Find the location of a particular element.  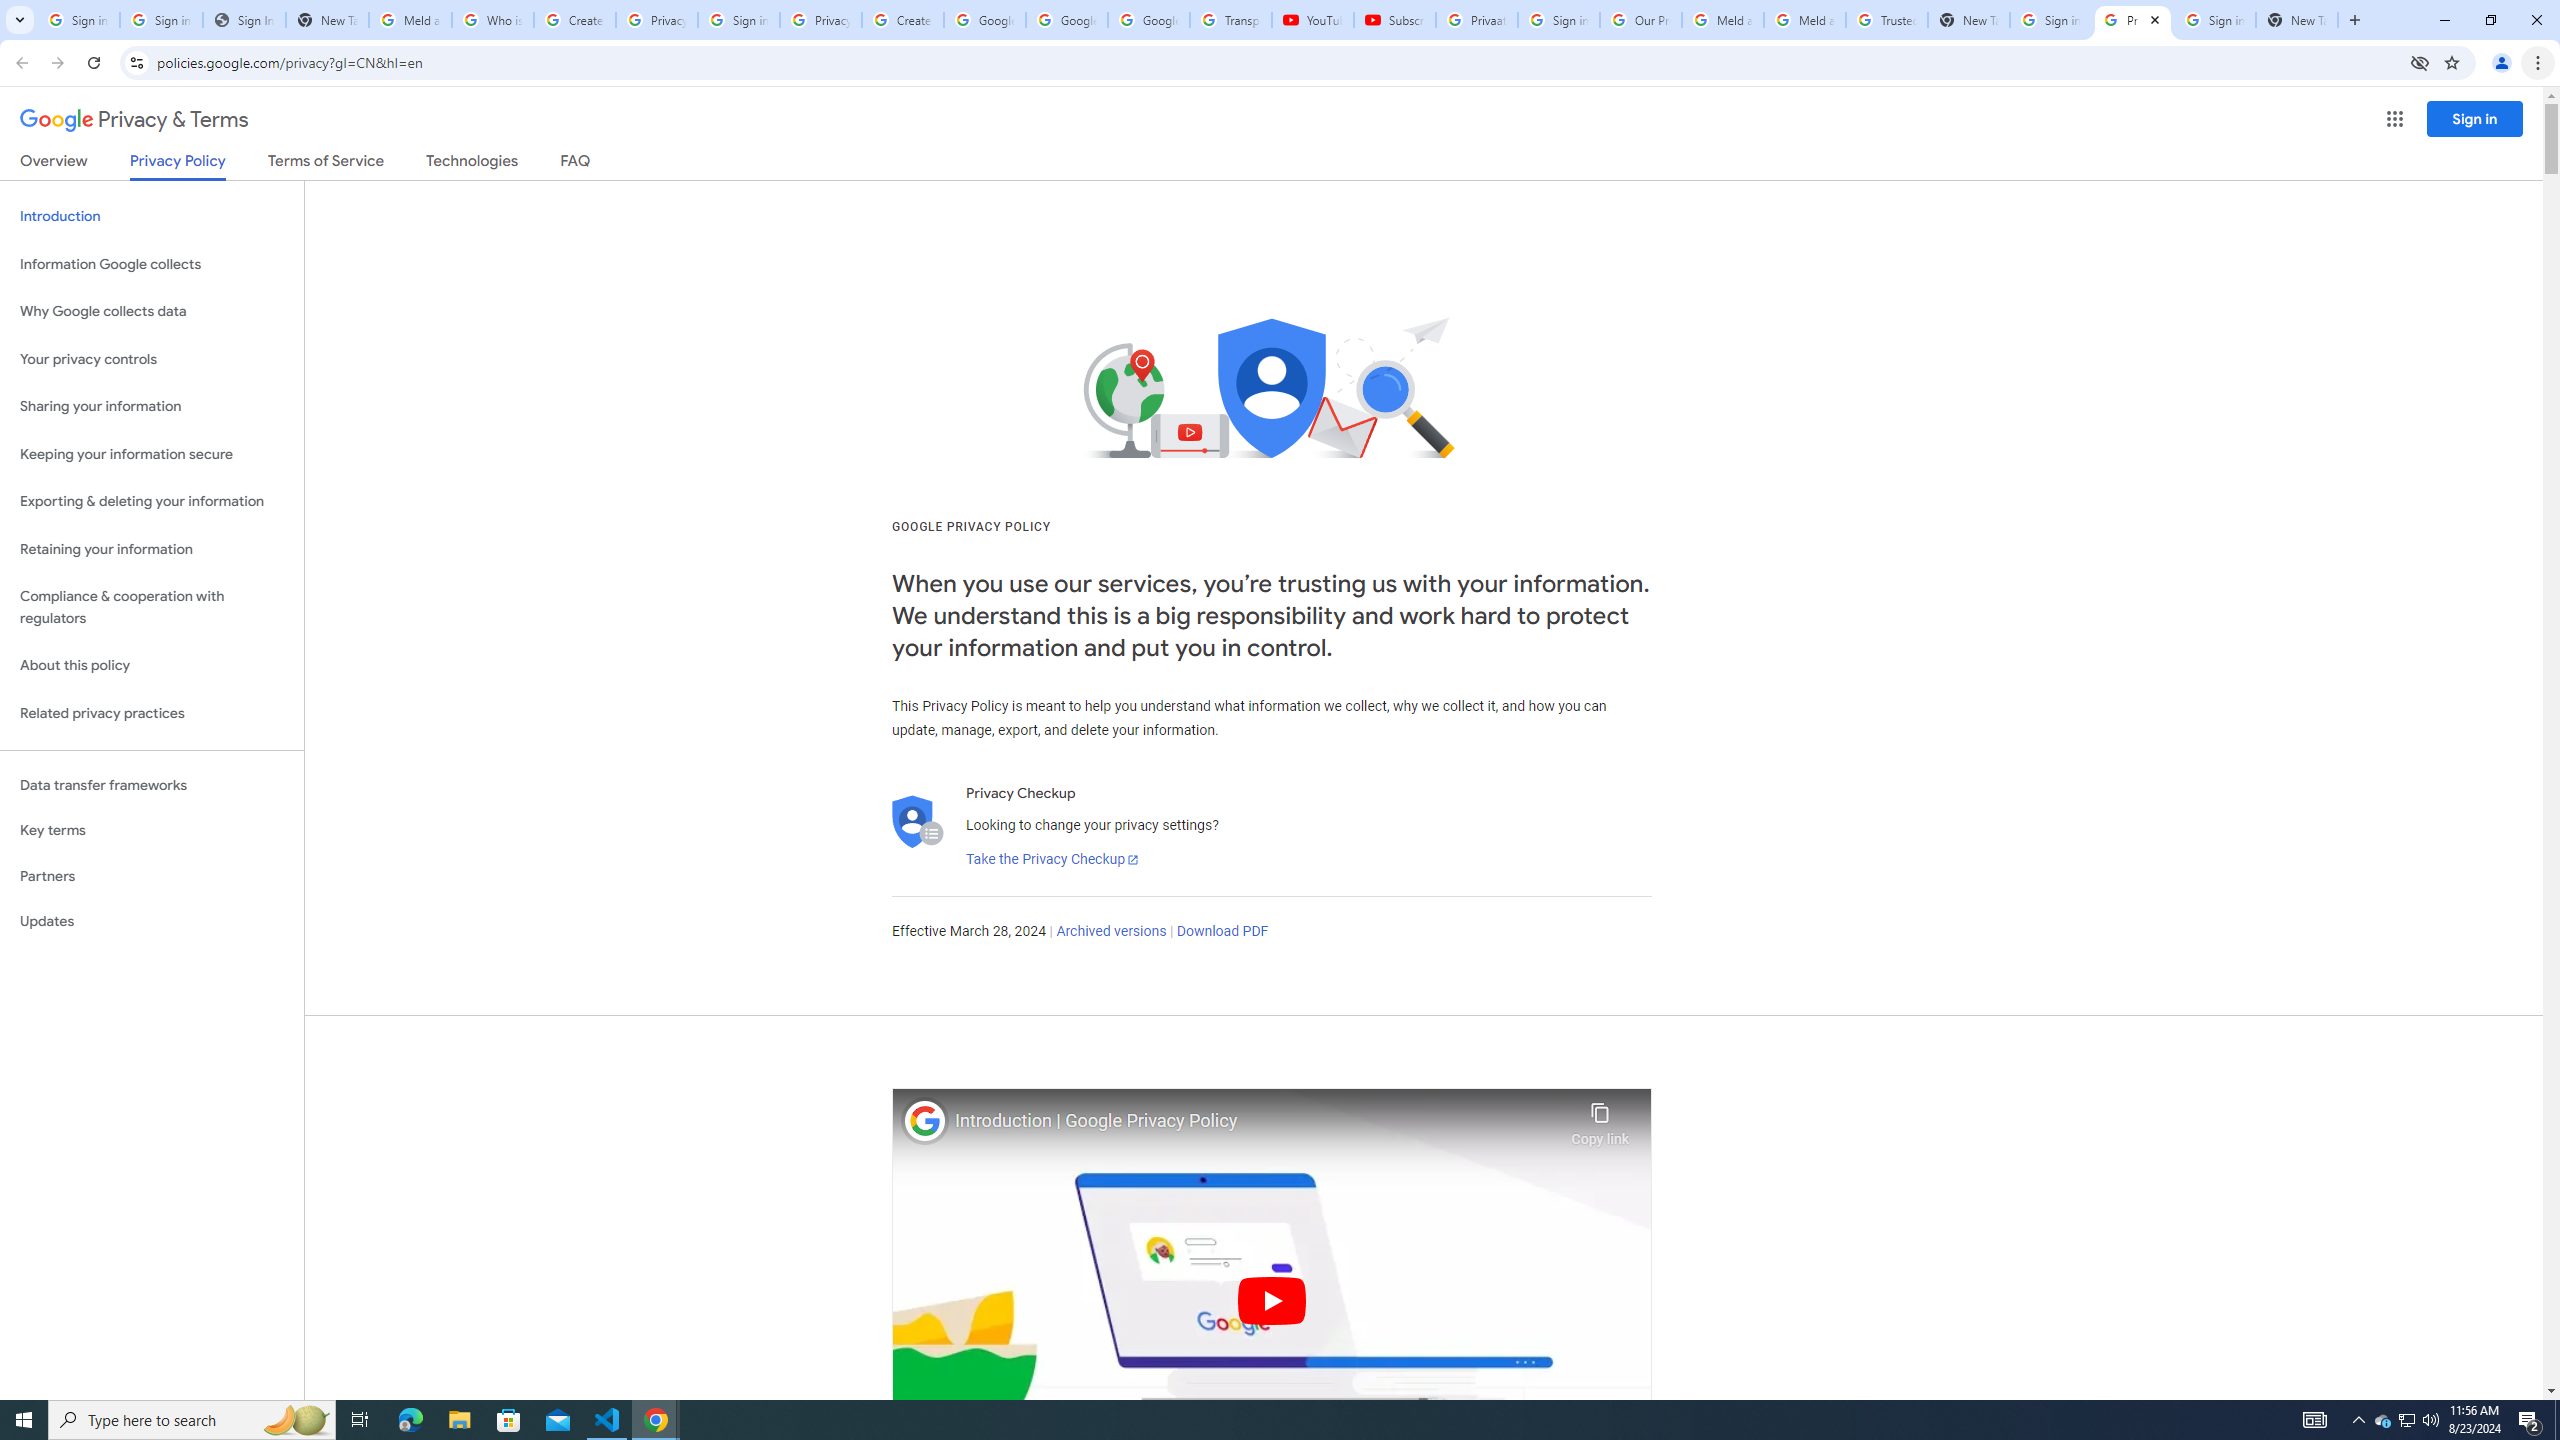

'Copy link' is located at coordinates (1599, 1118).